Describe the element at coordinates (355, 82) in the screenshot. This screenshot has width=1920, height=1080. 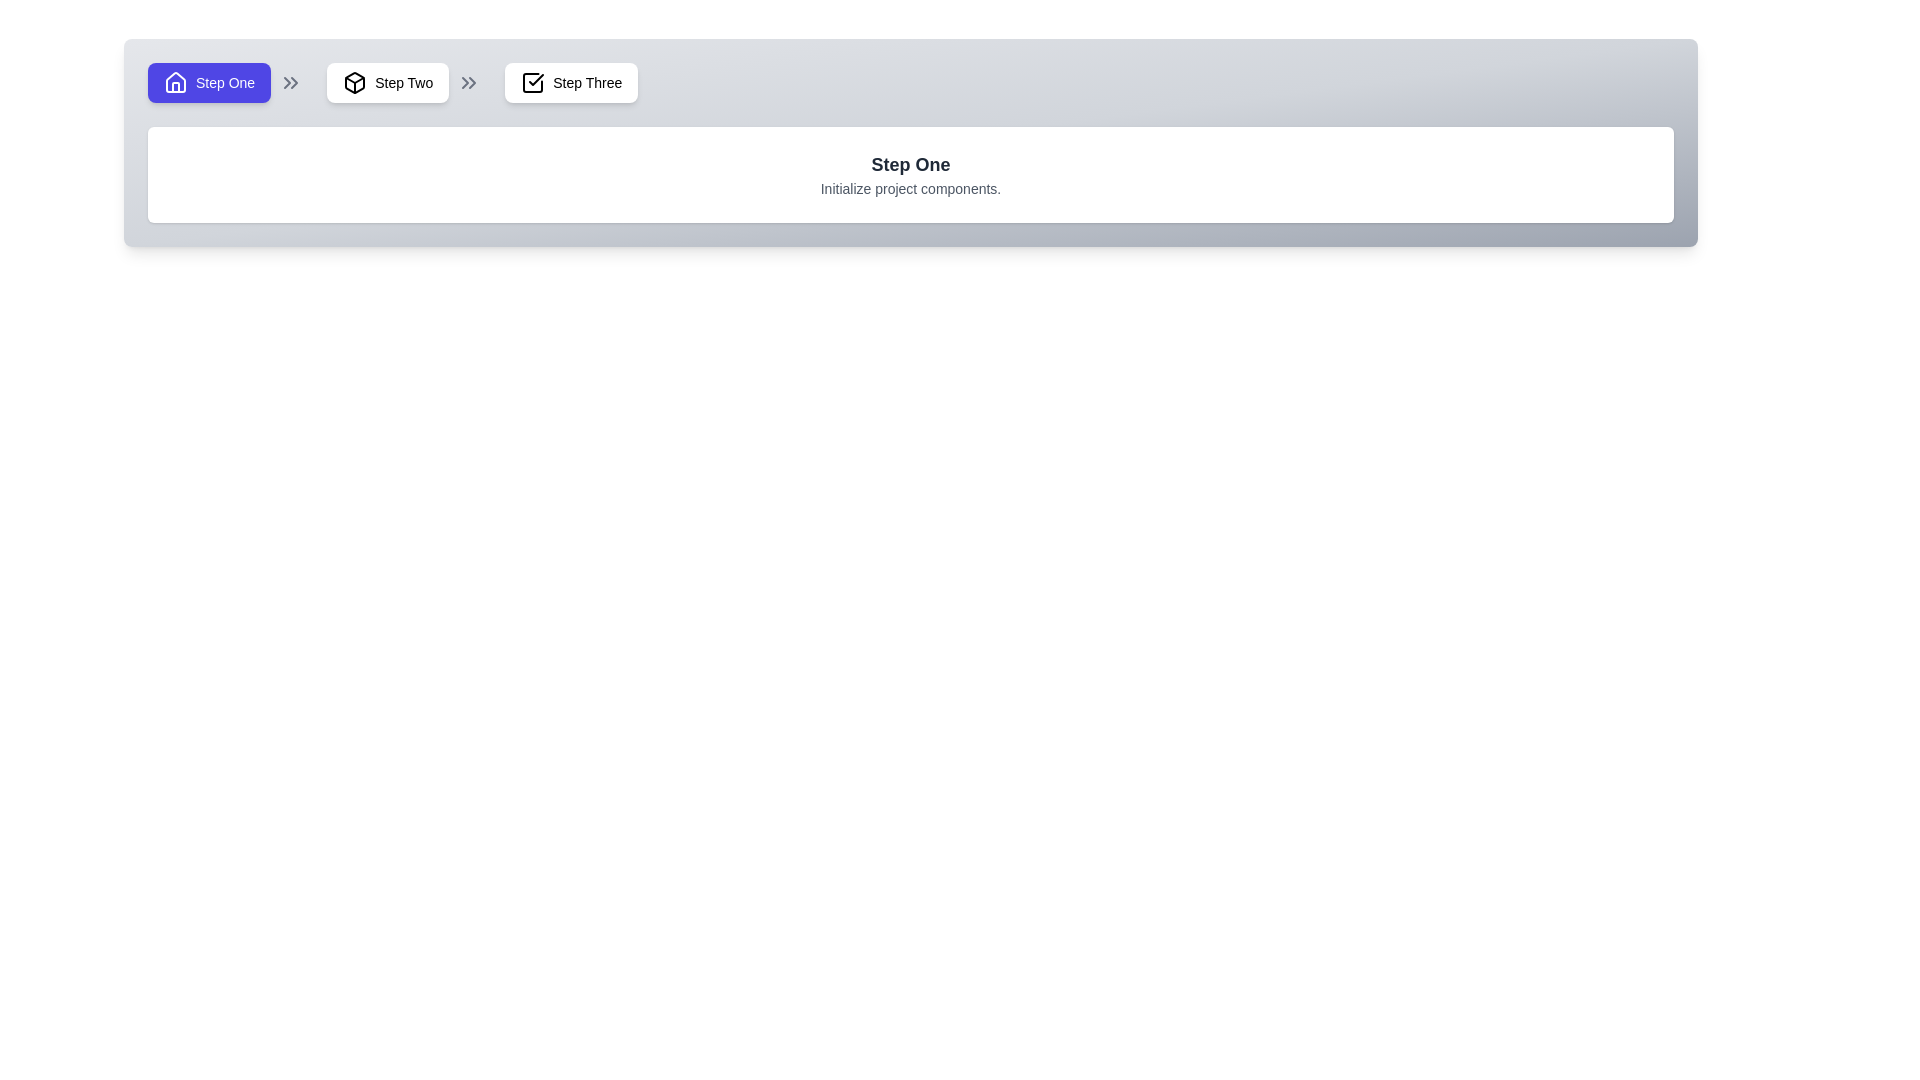
I see `the visual representation of the second step indicator icon in the navigation bar, which resembles a three-dimensional box with a simple line drawing` at that location.